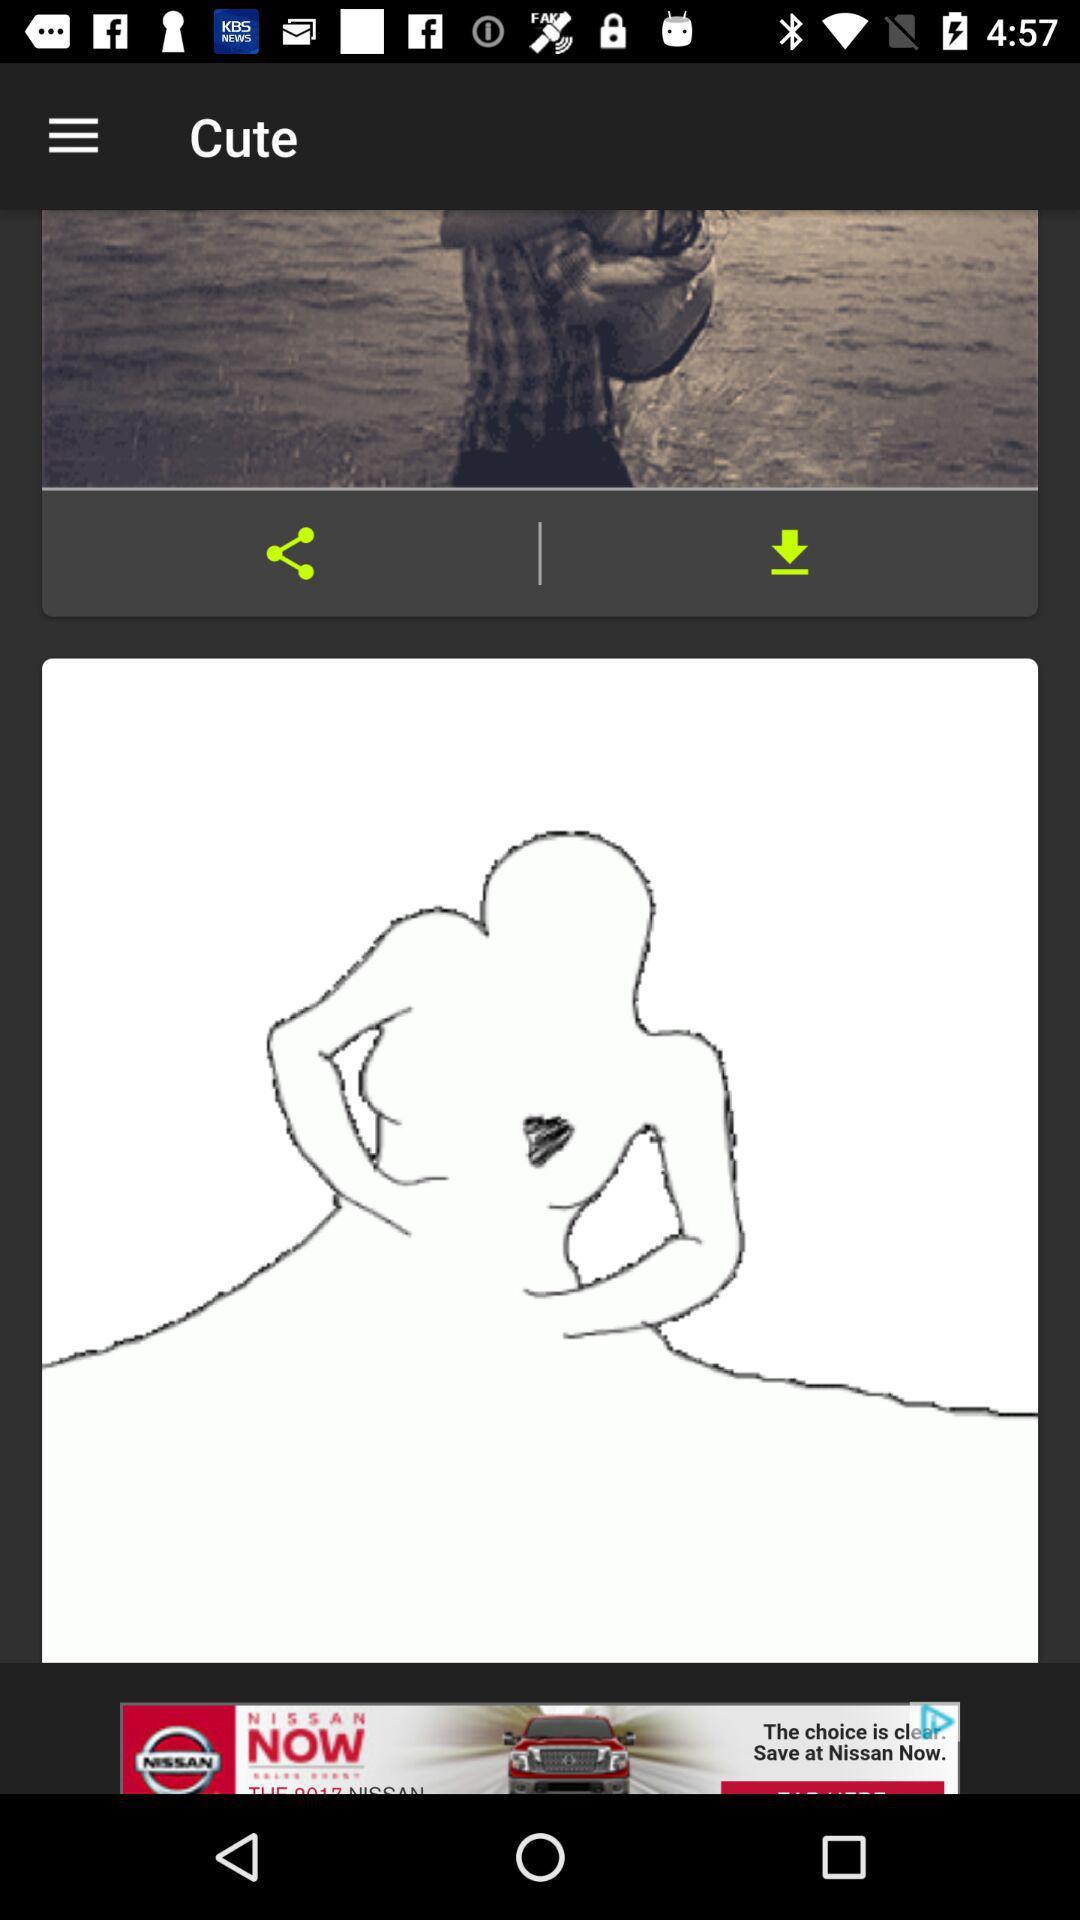 The width and height of the screenshot is (1080, 1920). I want to click on click advertisement, so click(540, 1727).